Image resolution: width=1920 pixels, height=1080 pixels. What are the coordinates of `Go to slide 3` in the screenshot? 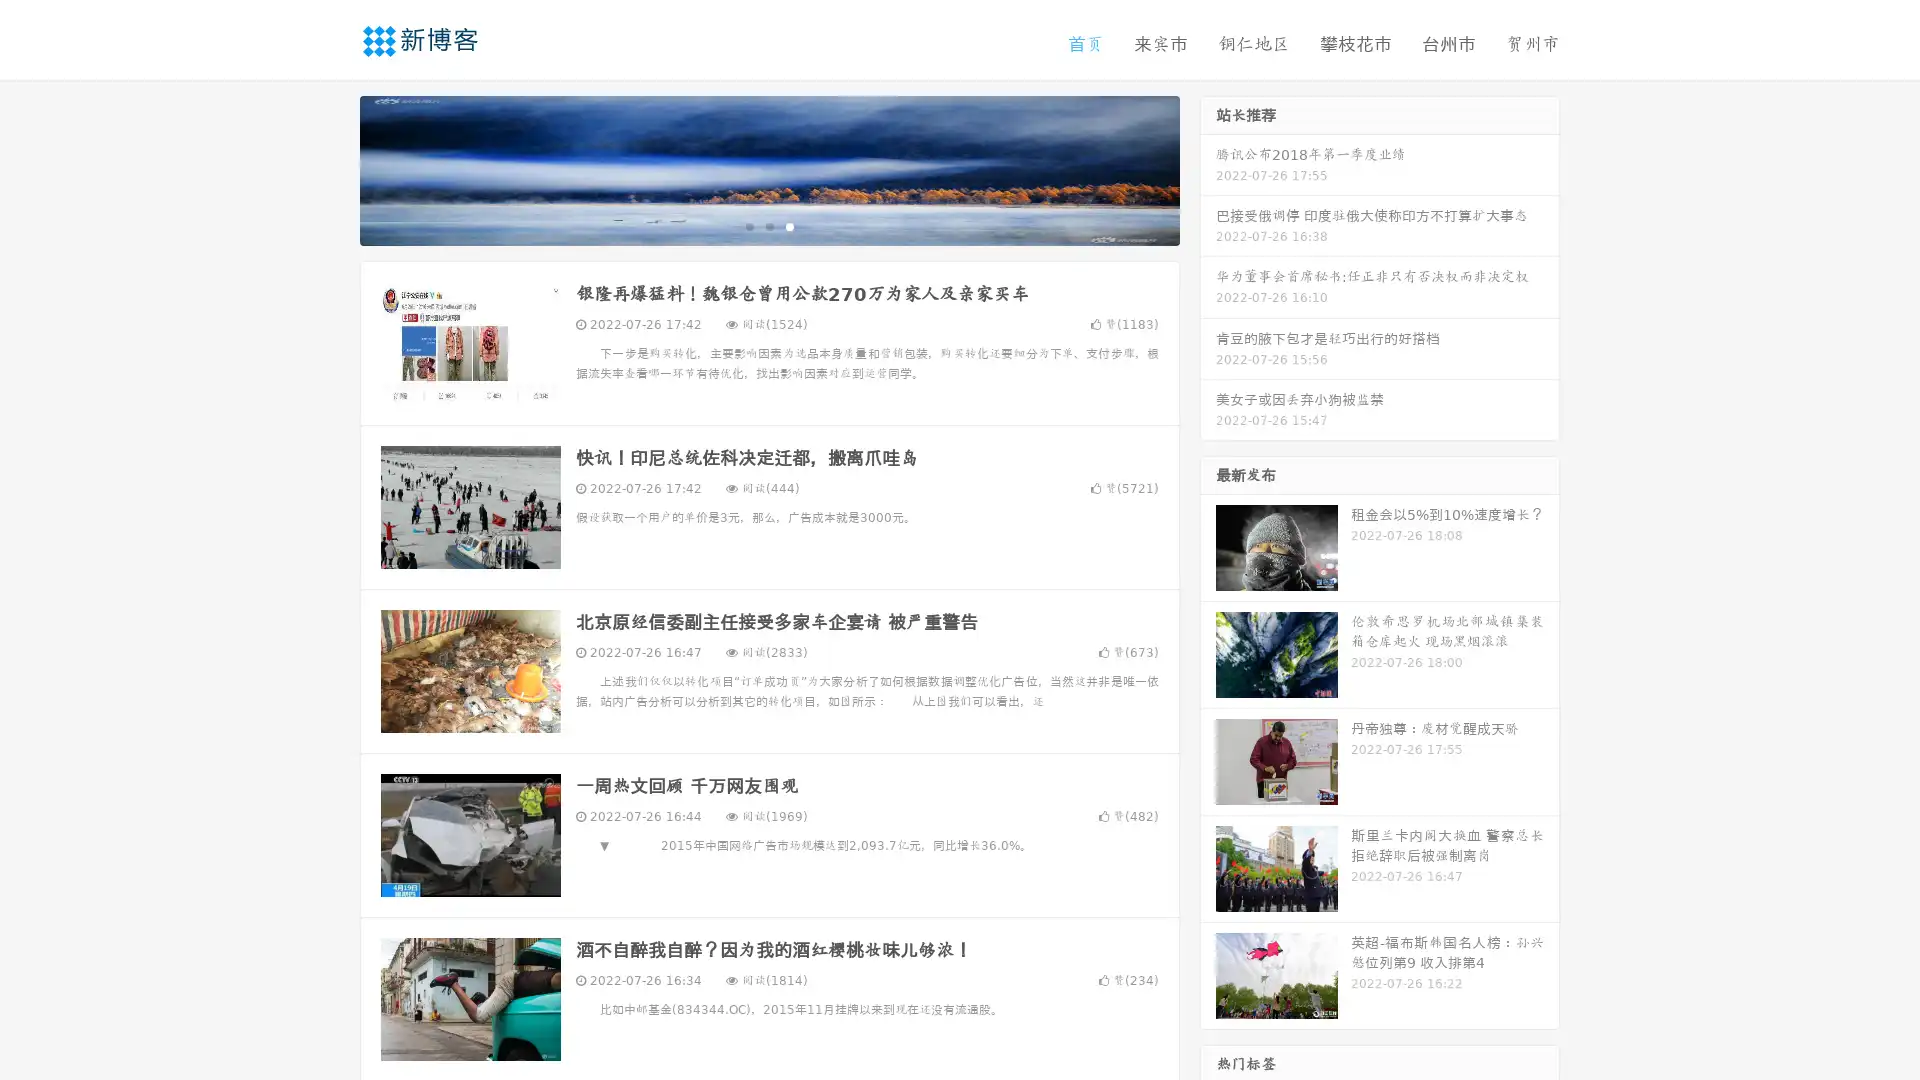 It's located at (789, 225).